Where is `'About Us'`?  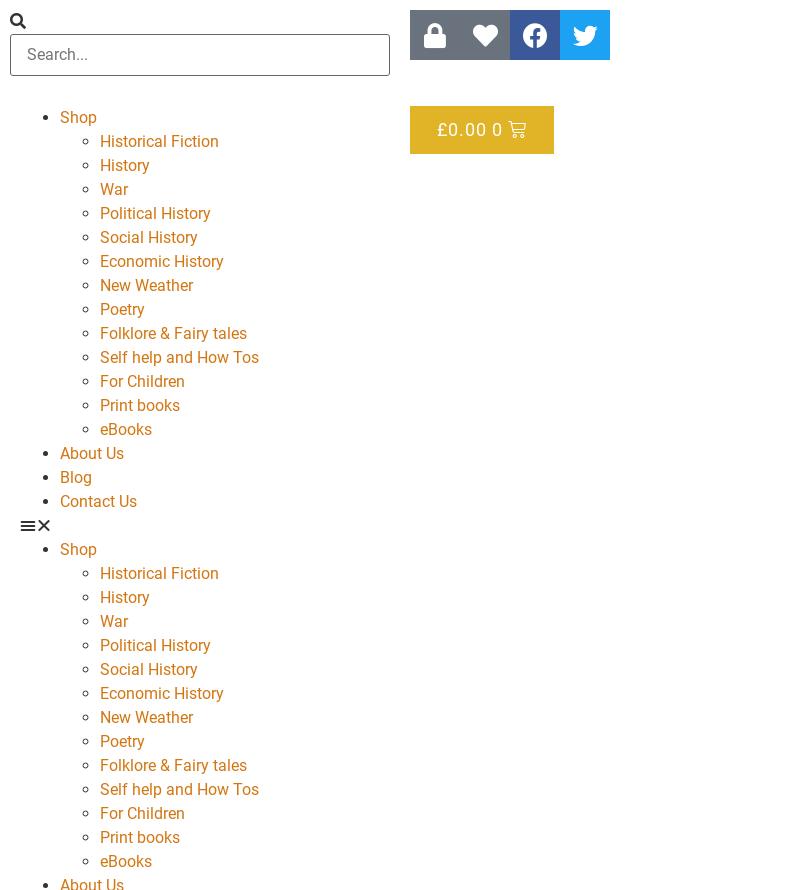 'About Us' is located at coordinates (59, 453).